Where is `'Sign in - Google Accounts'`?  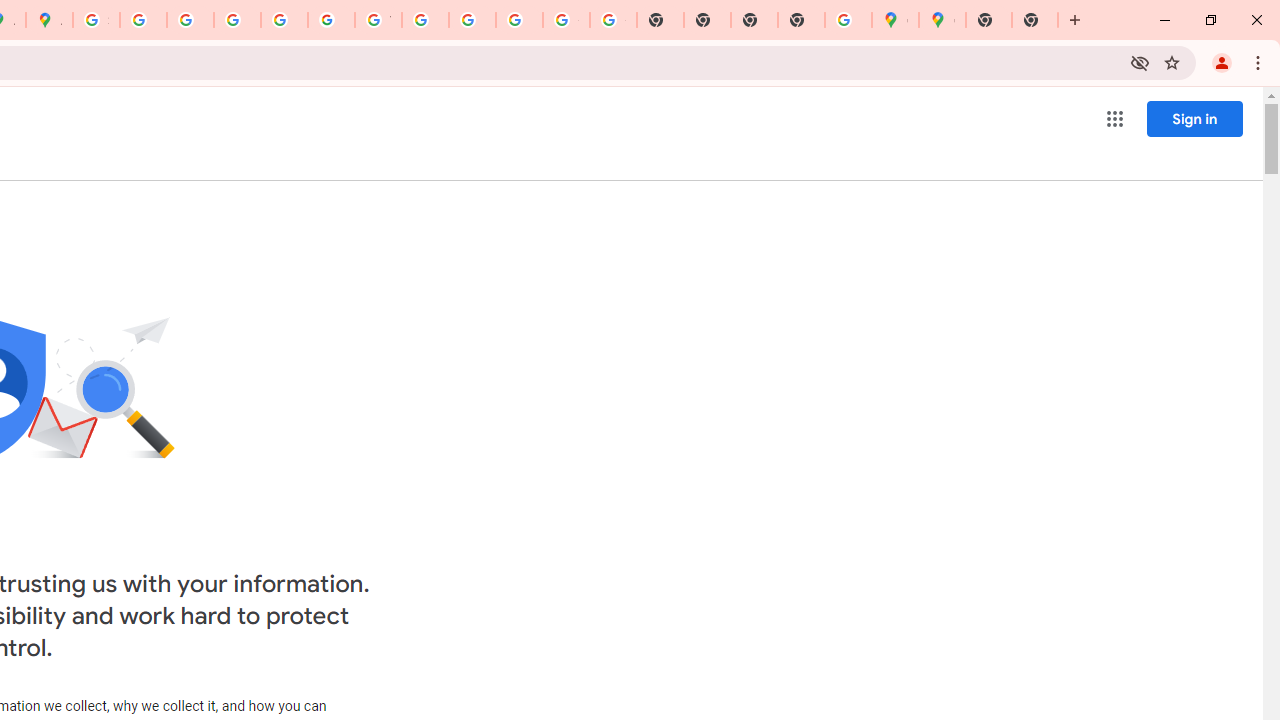 'Sign in - Google Accounts' is located at coordinates (95, 20).